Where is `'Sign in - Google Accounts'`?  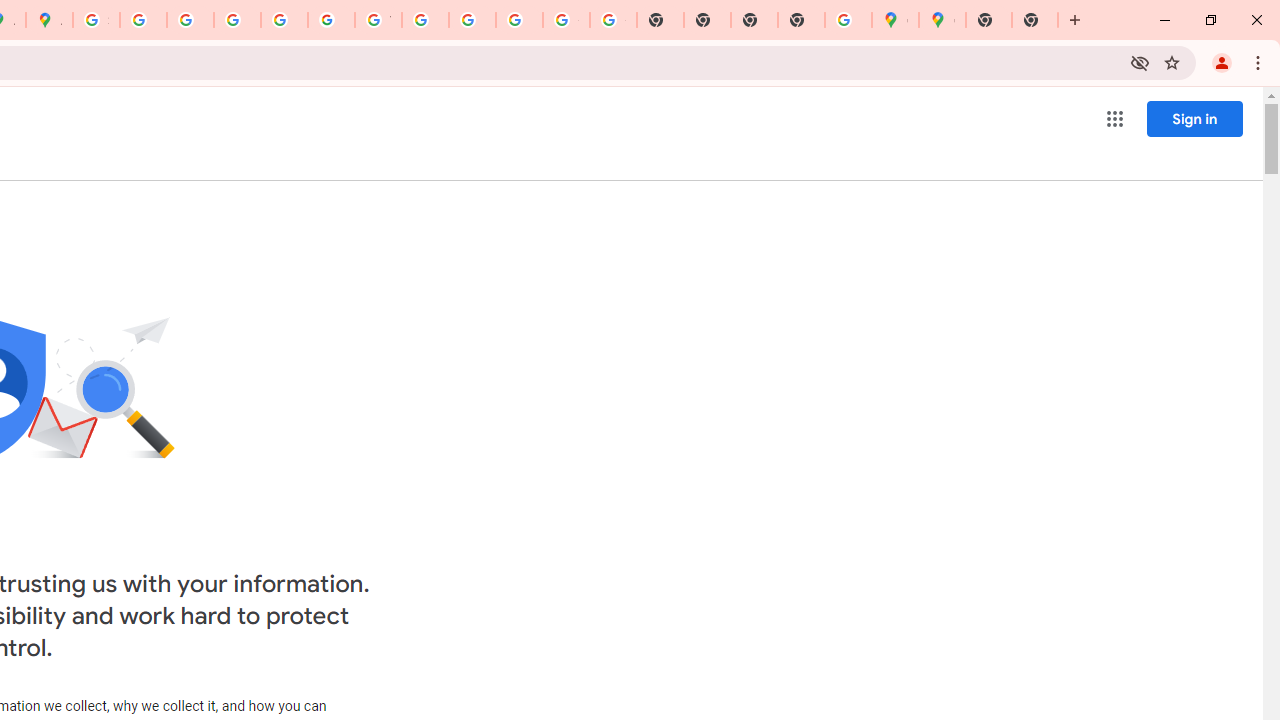 'Sign in - Google Accounts' is located at coordinates (95, 20).